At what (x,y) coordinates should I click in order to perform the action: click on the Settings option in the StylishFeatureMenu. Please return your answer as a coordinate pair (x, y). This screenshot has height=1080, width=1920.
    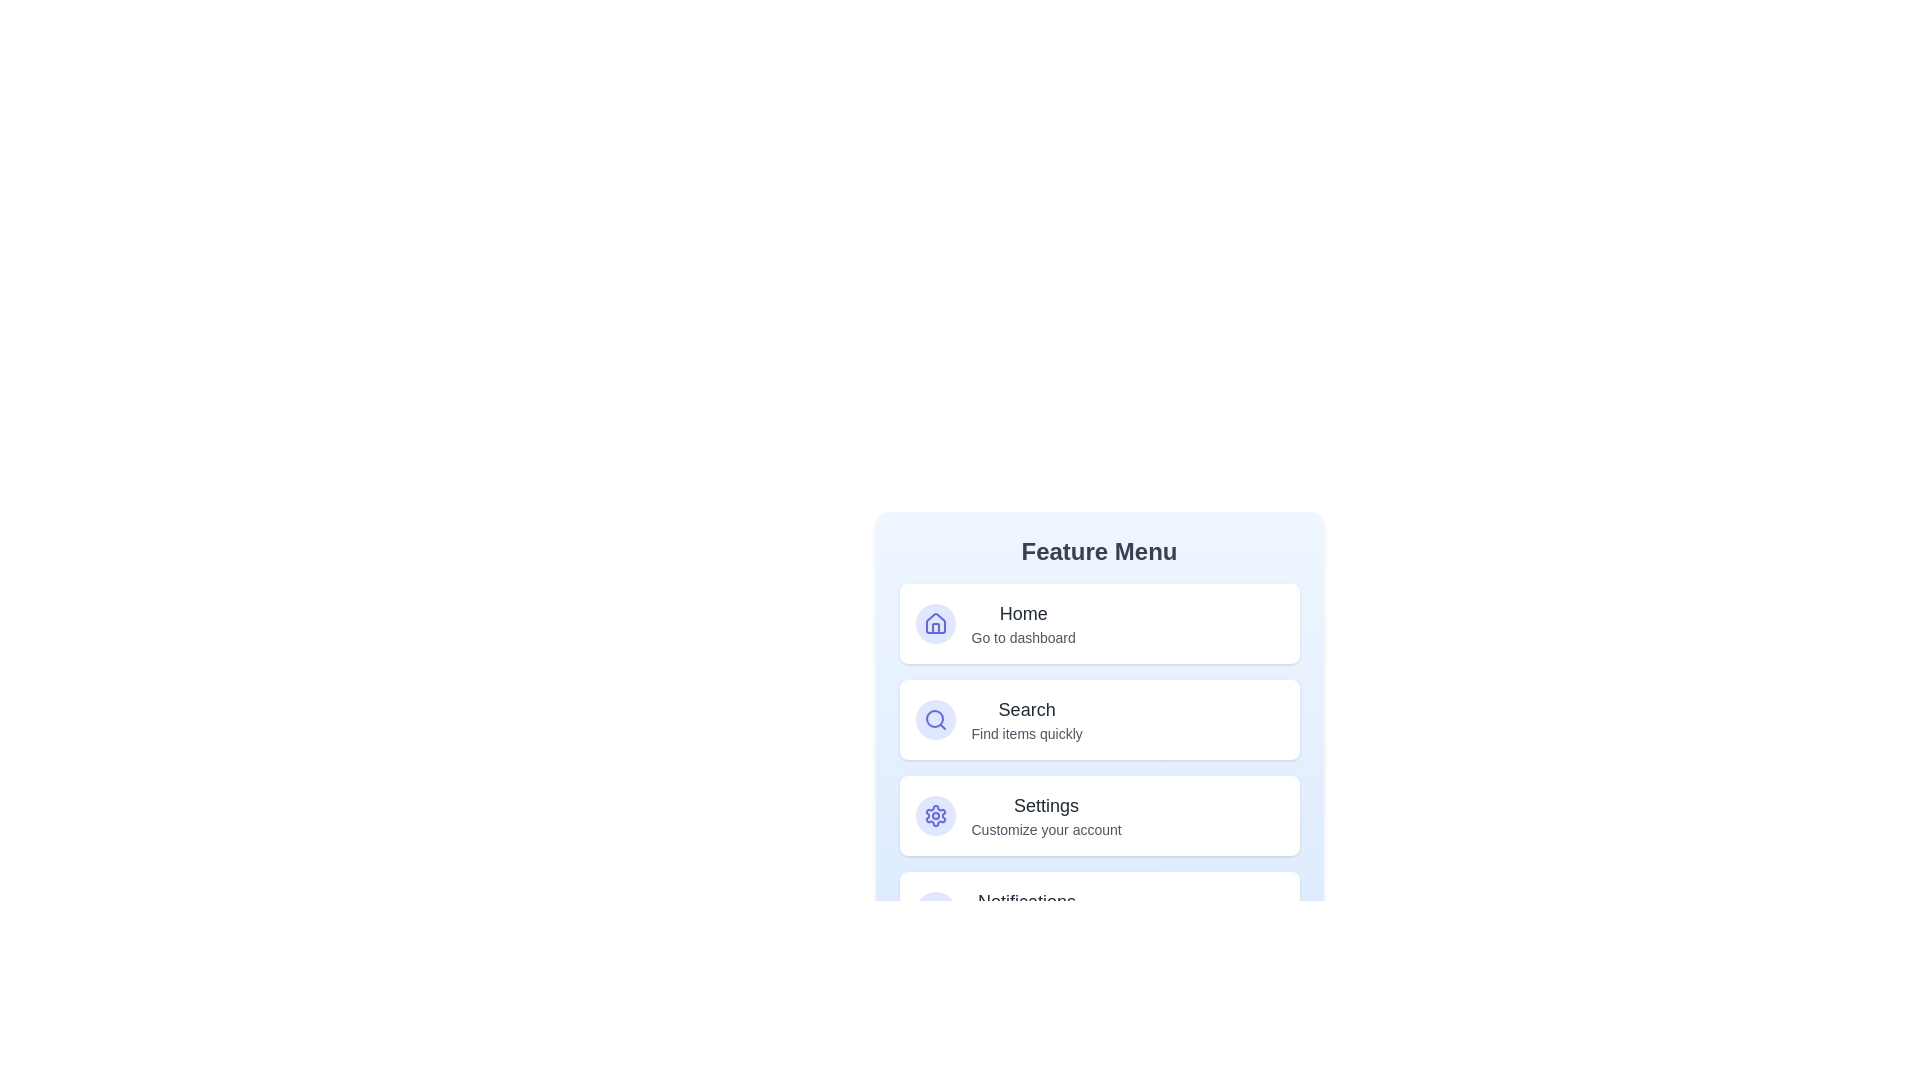
    Looking at the image, I should click on (1098, 816).